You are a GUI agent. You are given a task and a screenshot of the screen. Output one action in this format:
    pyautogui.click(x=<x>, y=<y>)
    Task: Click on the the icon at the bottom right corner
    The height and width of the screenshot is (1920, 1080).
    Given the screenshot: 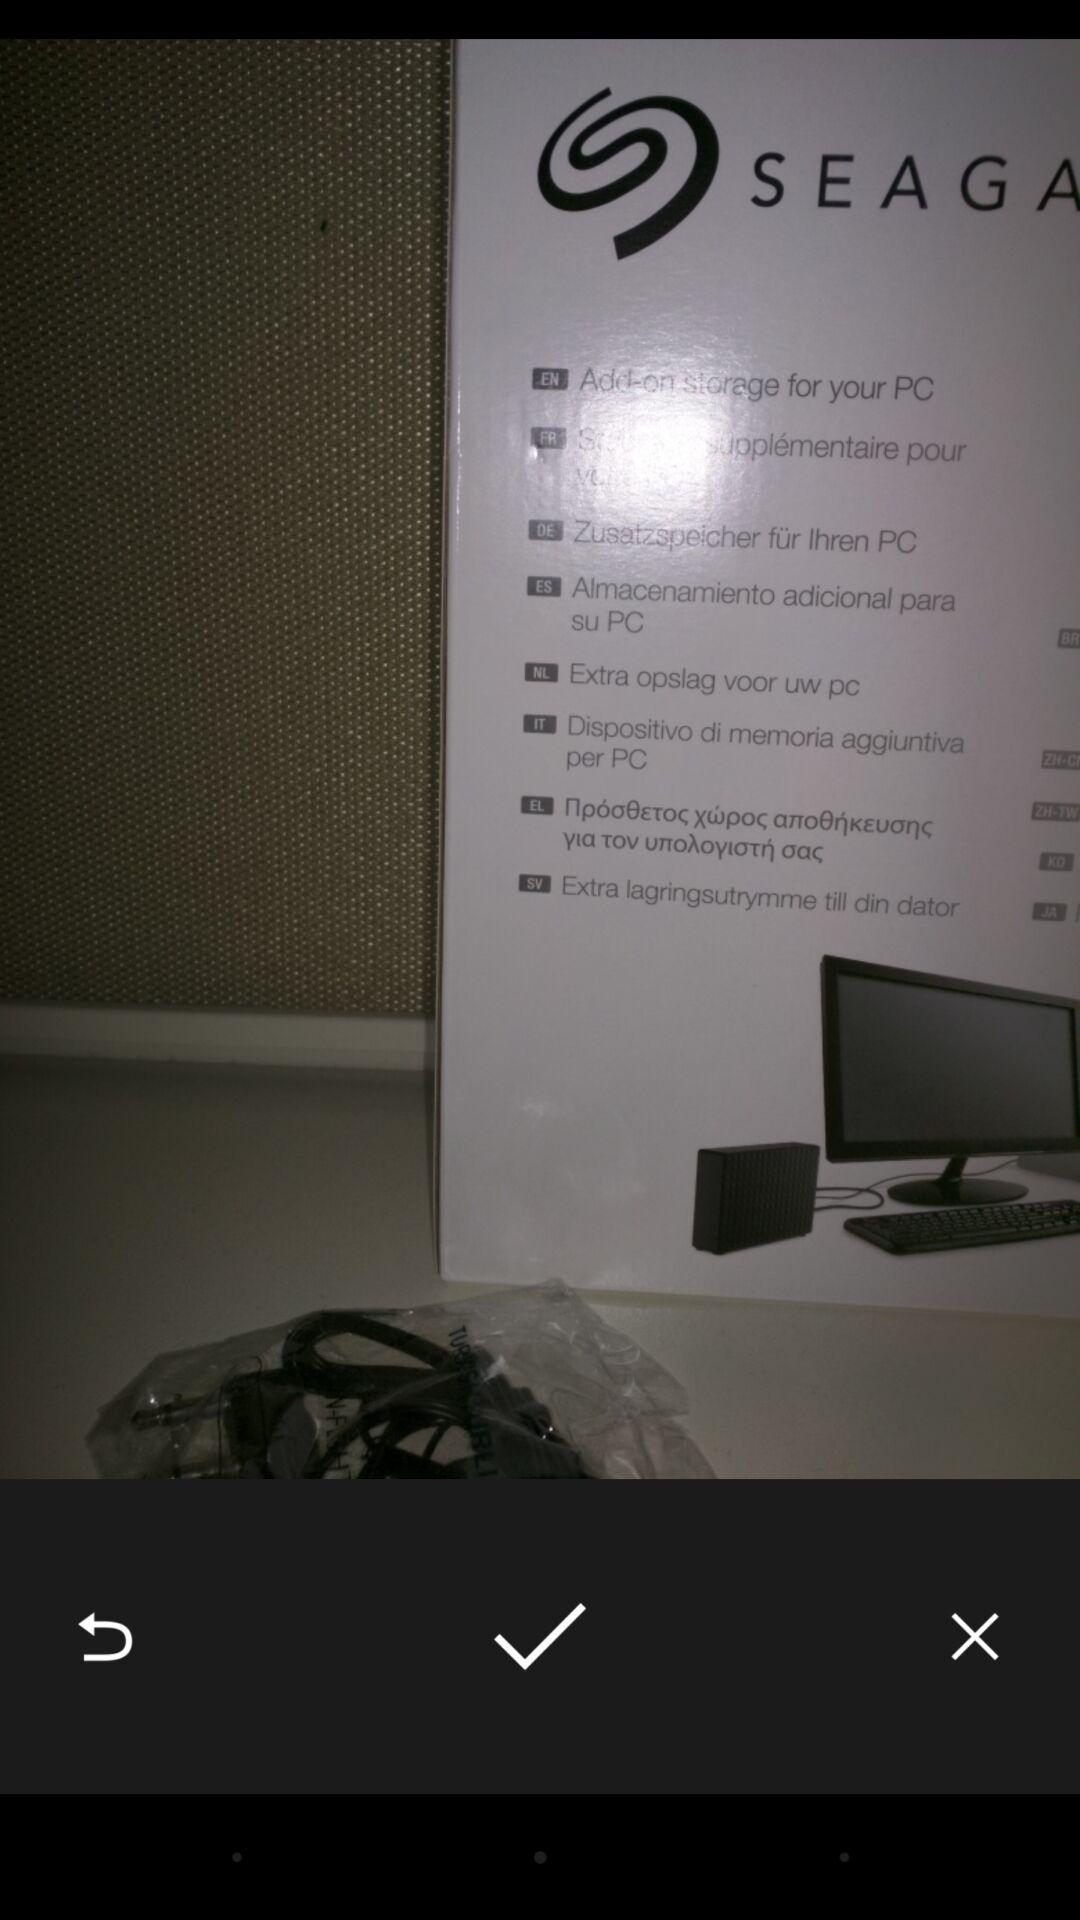 What is the action you would take?
    pyautogui.click(x=974, y=1636)
    